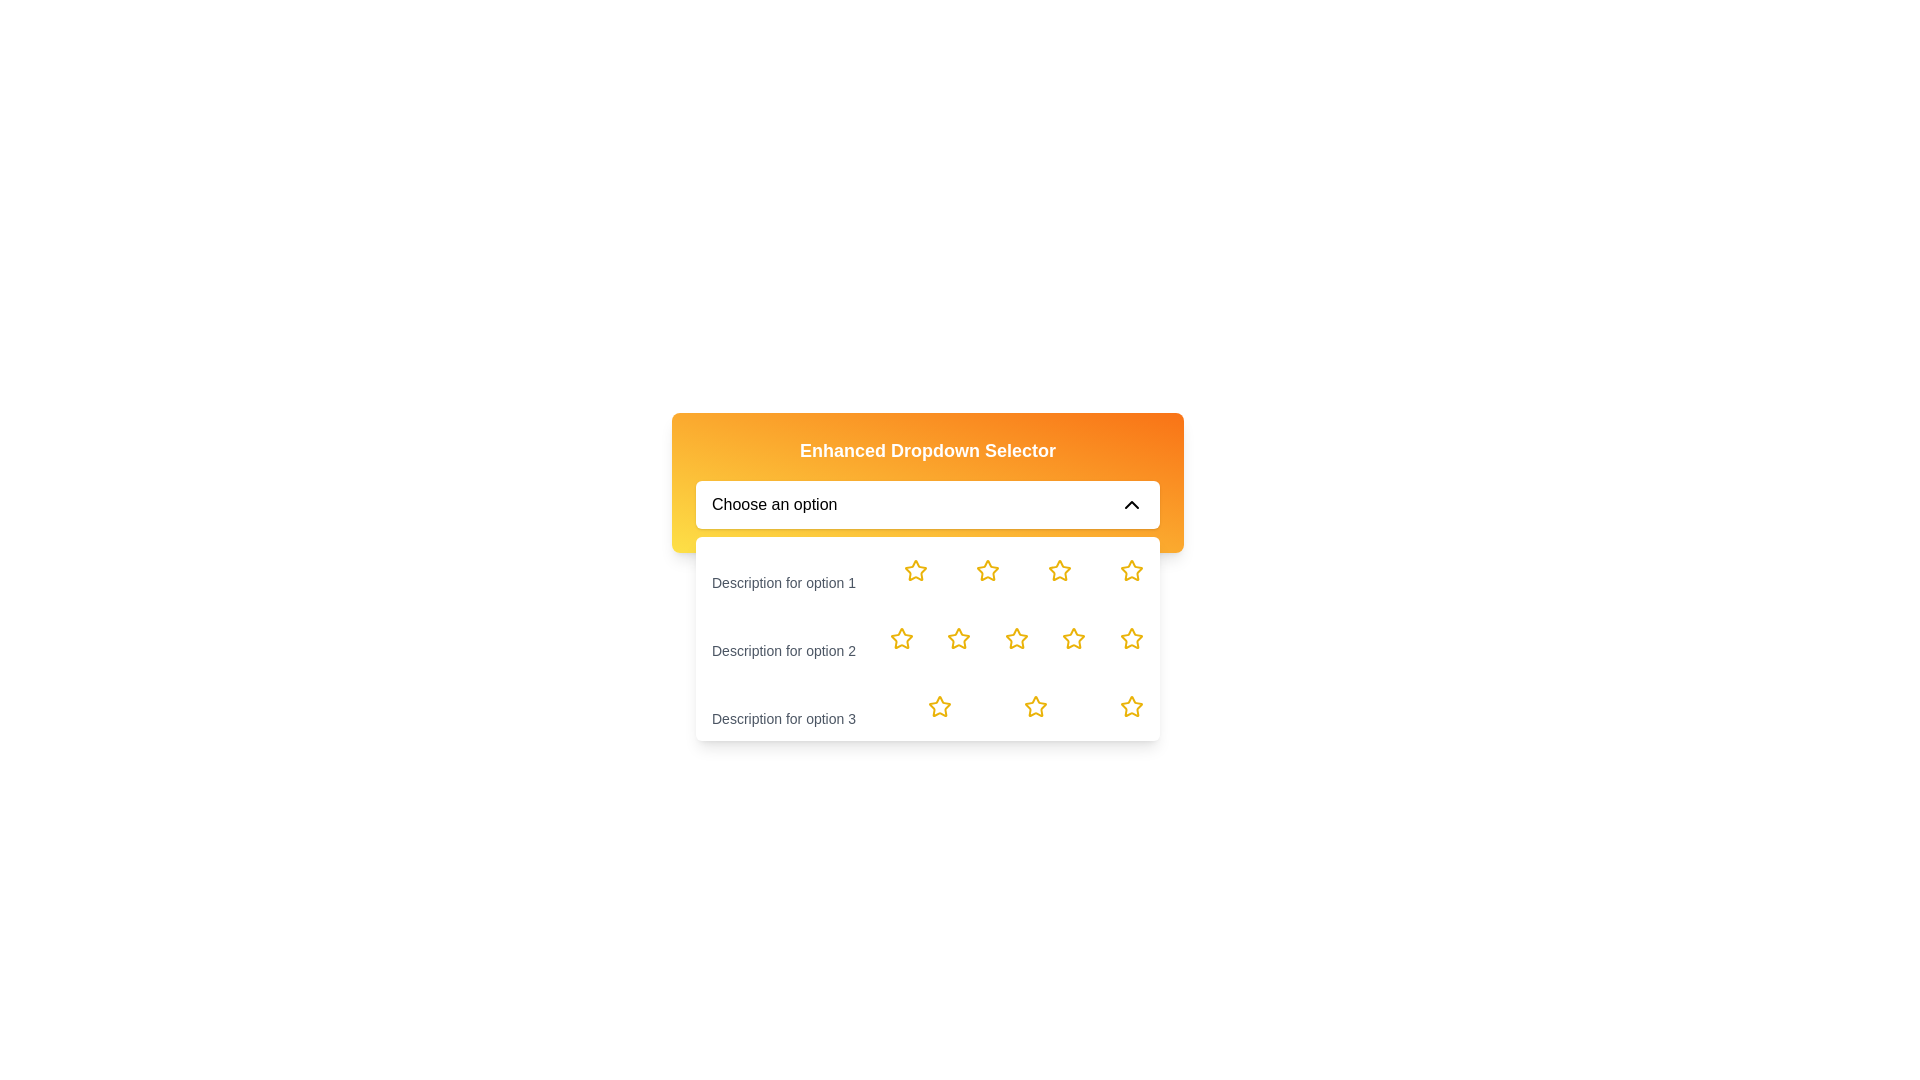 Image resolution: width=1920 pixels, height=1080 pixels. What do you see at coordinates (1132, 570) in the screenshot?
I see `the star-shaped icon with a hollow center and bright yellow stroke, located in the last column of the first row of the star rating grid, to interact with it` at bounding box center [1132, 570].